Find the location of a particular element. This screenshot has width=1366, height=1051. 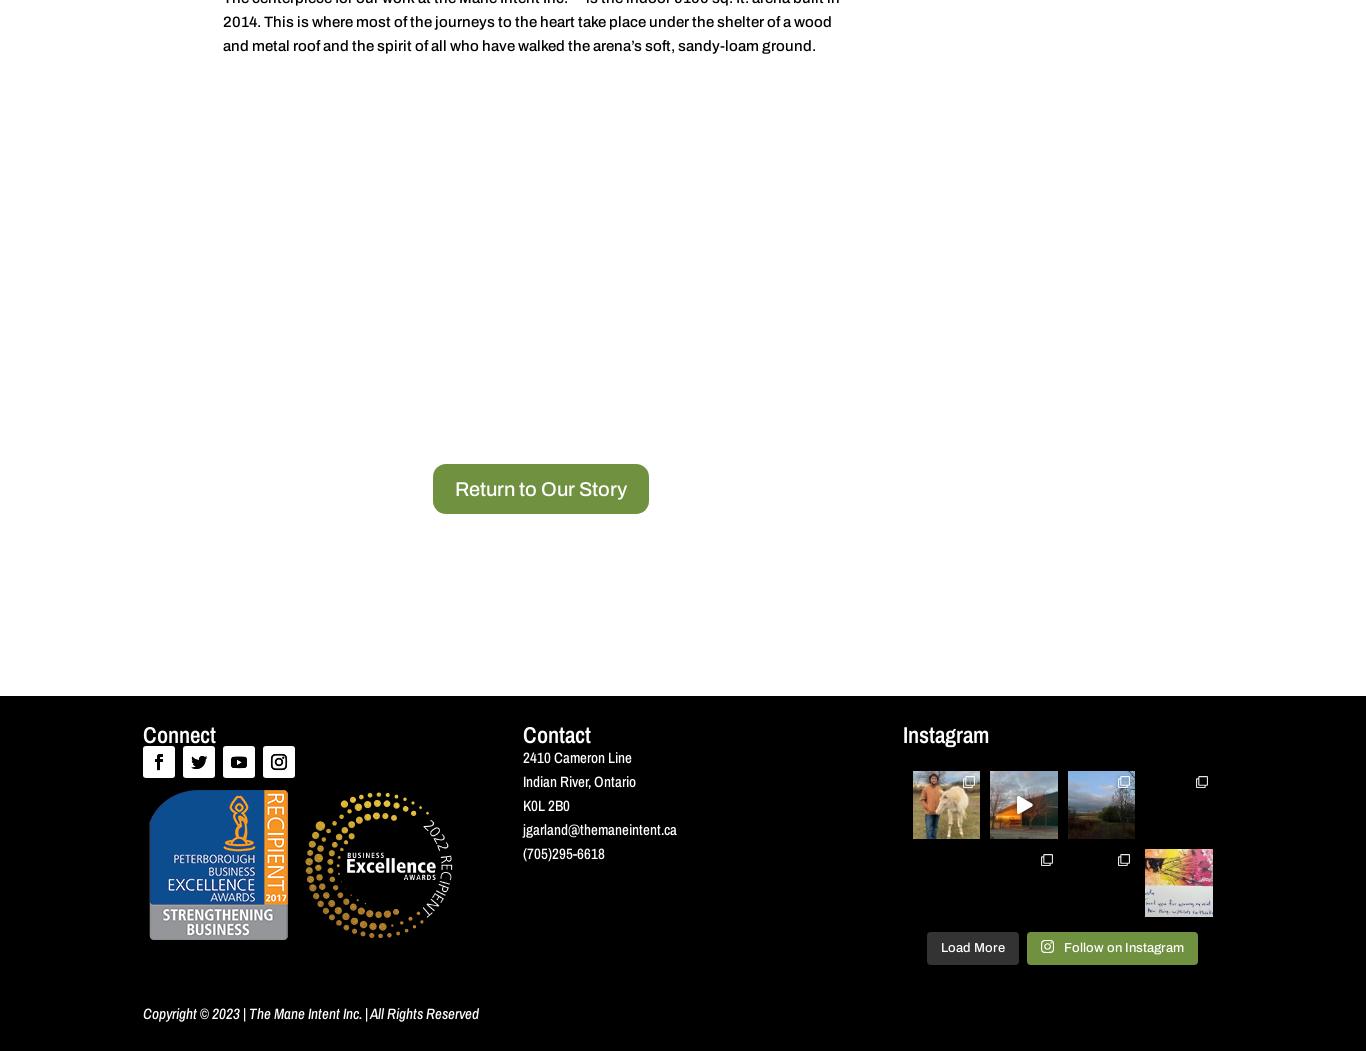

'K0L 2B0' is located at coordinates (545, 804).